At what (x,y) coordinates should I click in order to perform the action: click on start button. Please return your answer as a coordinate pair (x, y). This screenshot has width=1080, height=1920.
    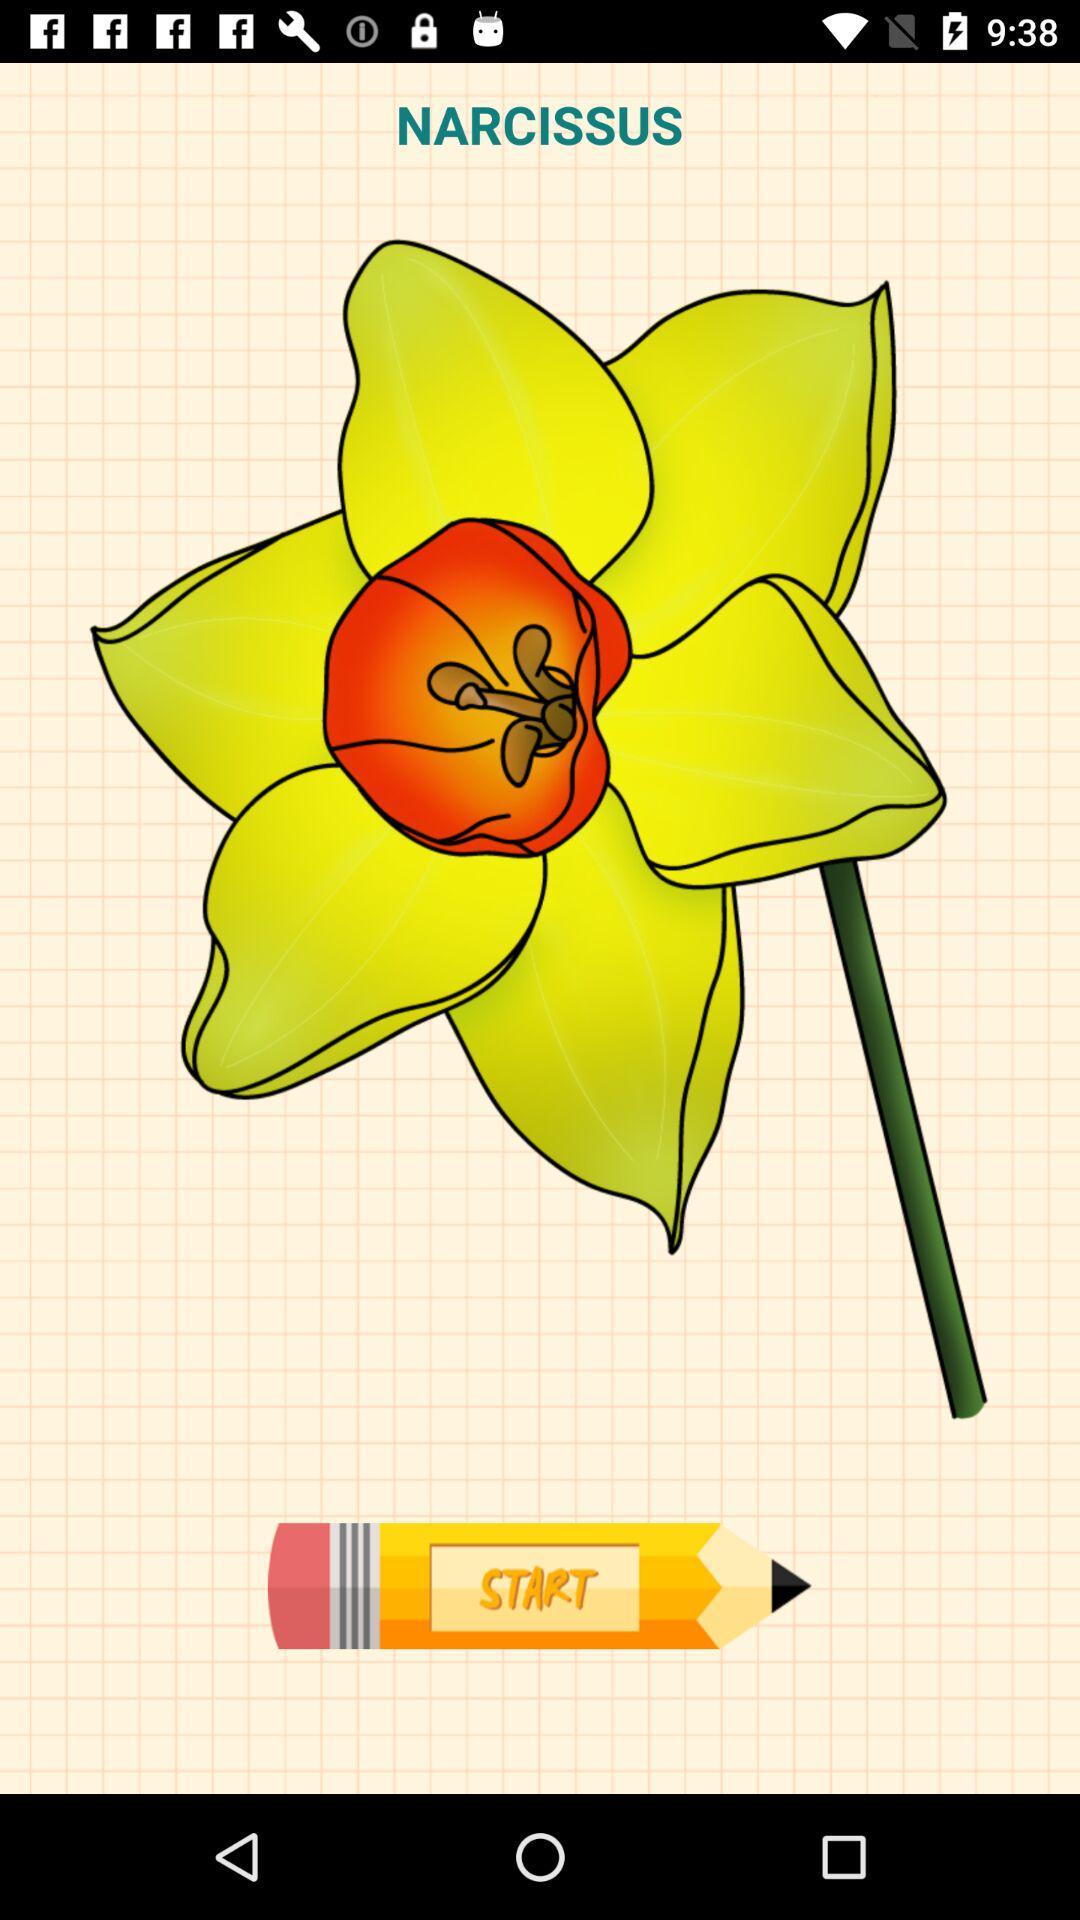
    Looking at the image, I should click on (538, 1585).